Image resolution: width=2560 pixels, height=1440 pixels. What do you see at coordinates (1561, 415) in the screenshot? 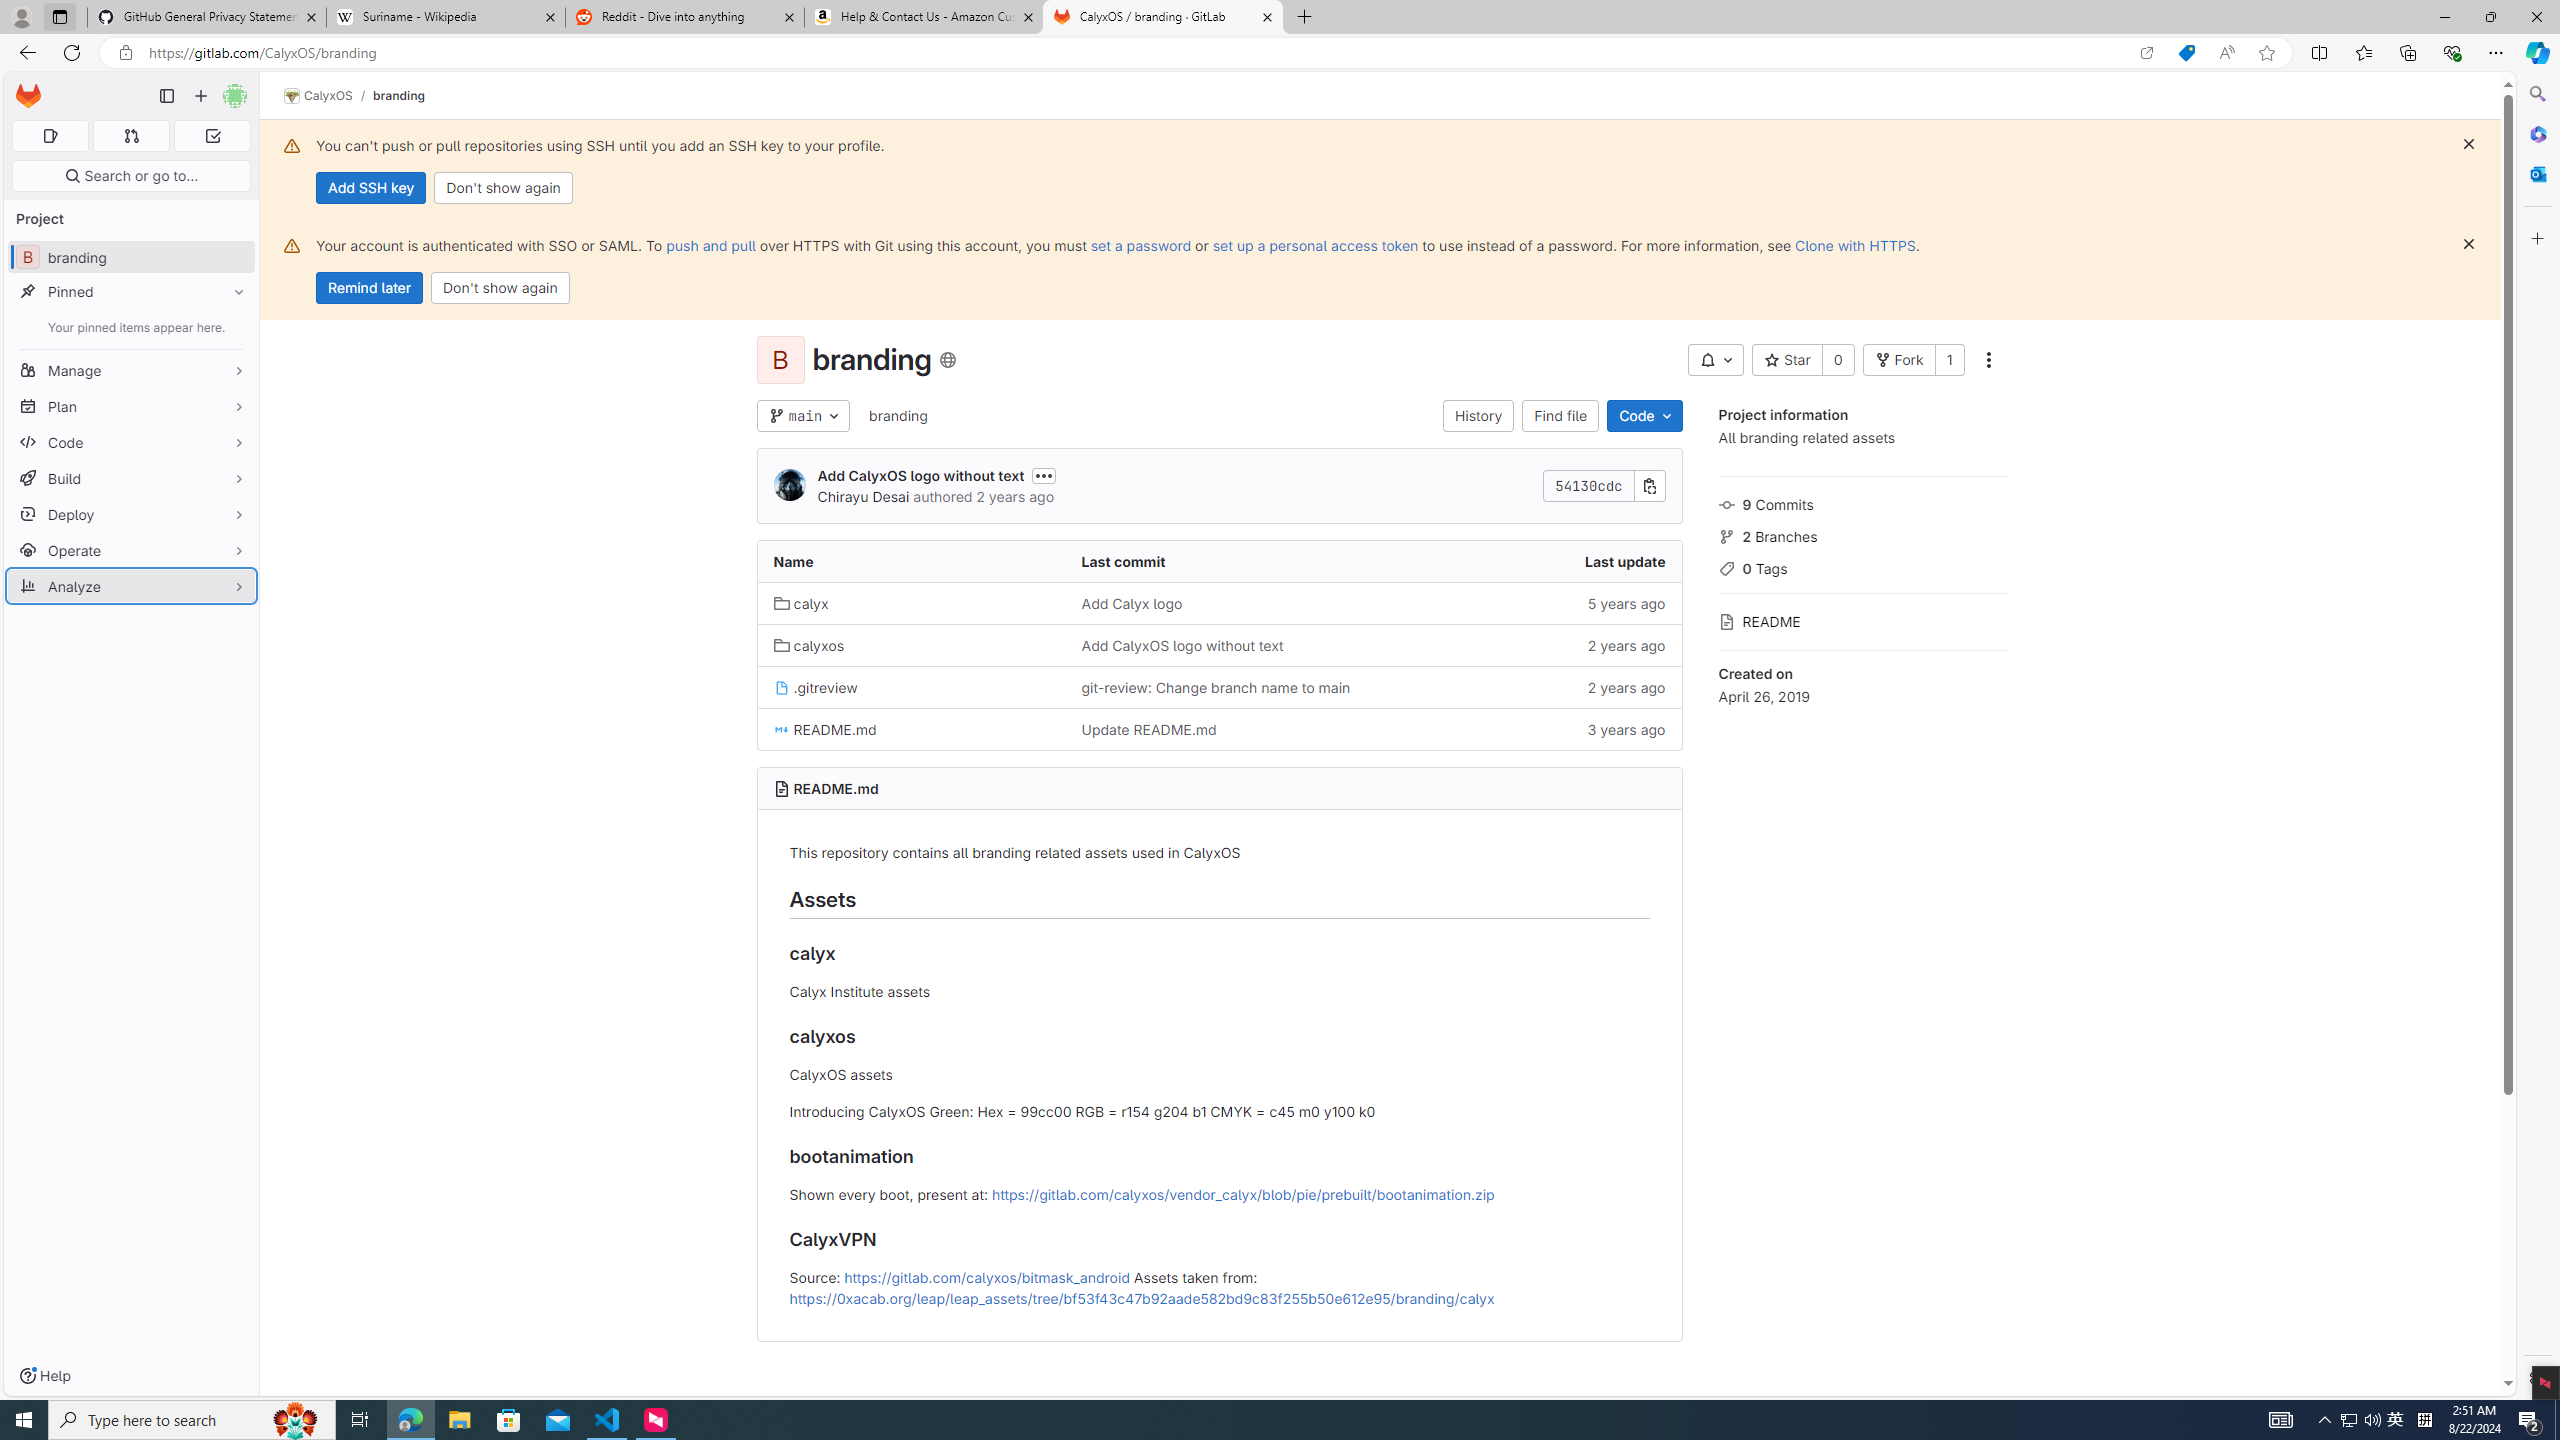
I see `'Find file'` at bounding box center [1561, 415].